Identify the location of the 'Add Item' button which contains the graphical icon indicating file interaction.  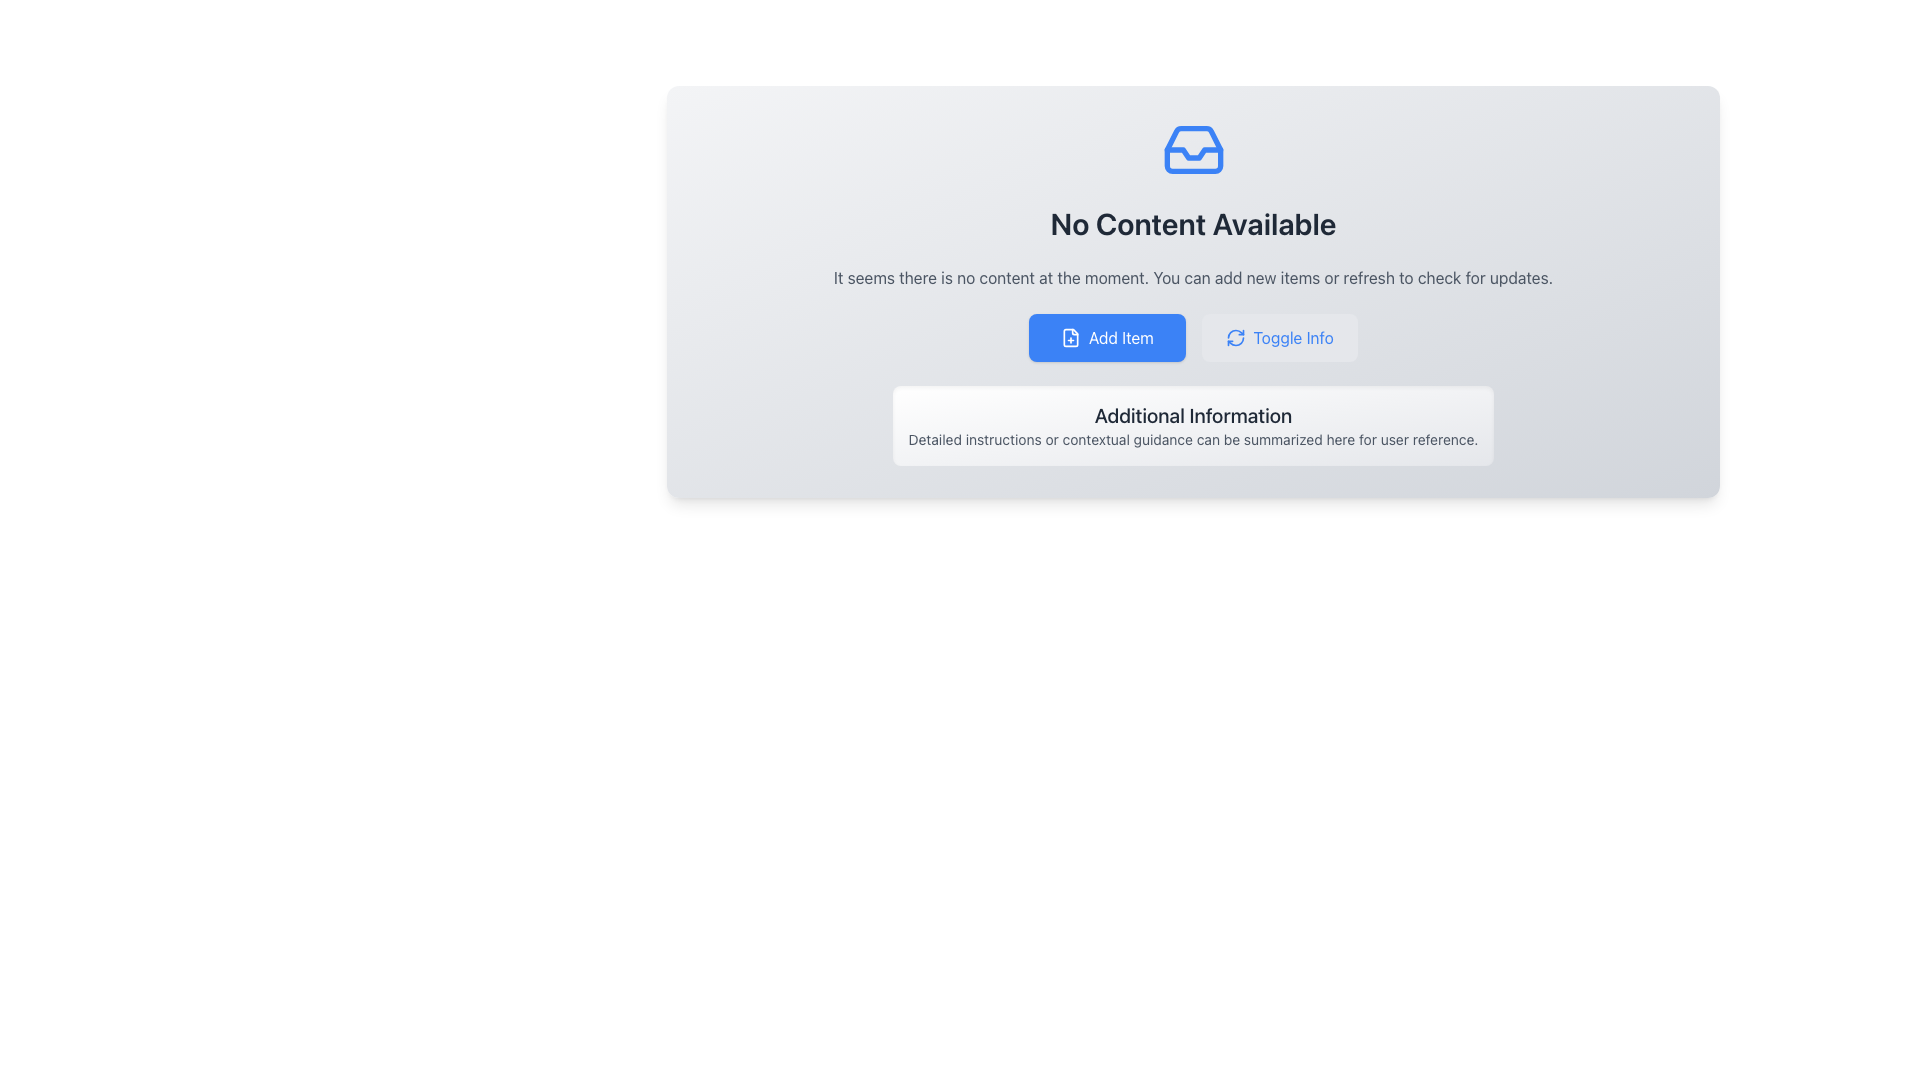
(1069, 337).